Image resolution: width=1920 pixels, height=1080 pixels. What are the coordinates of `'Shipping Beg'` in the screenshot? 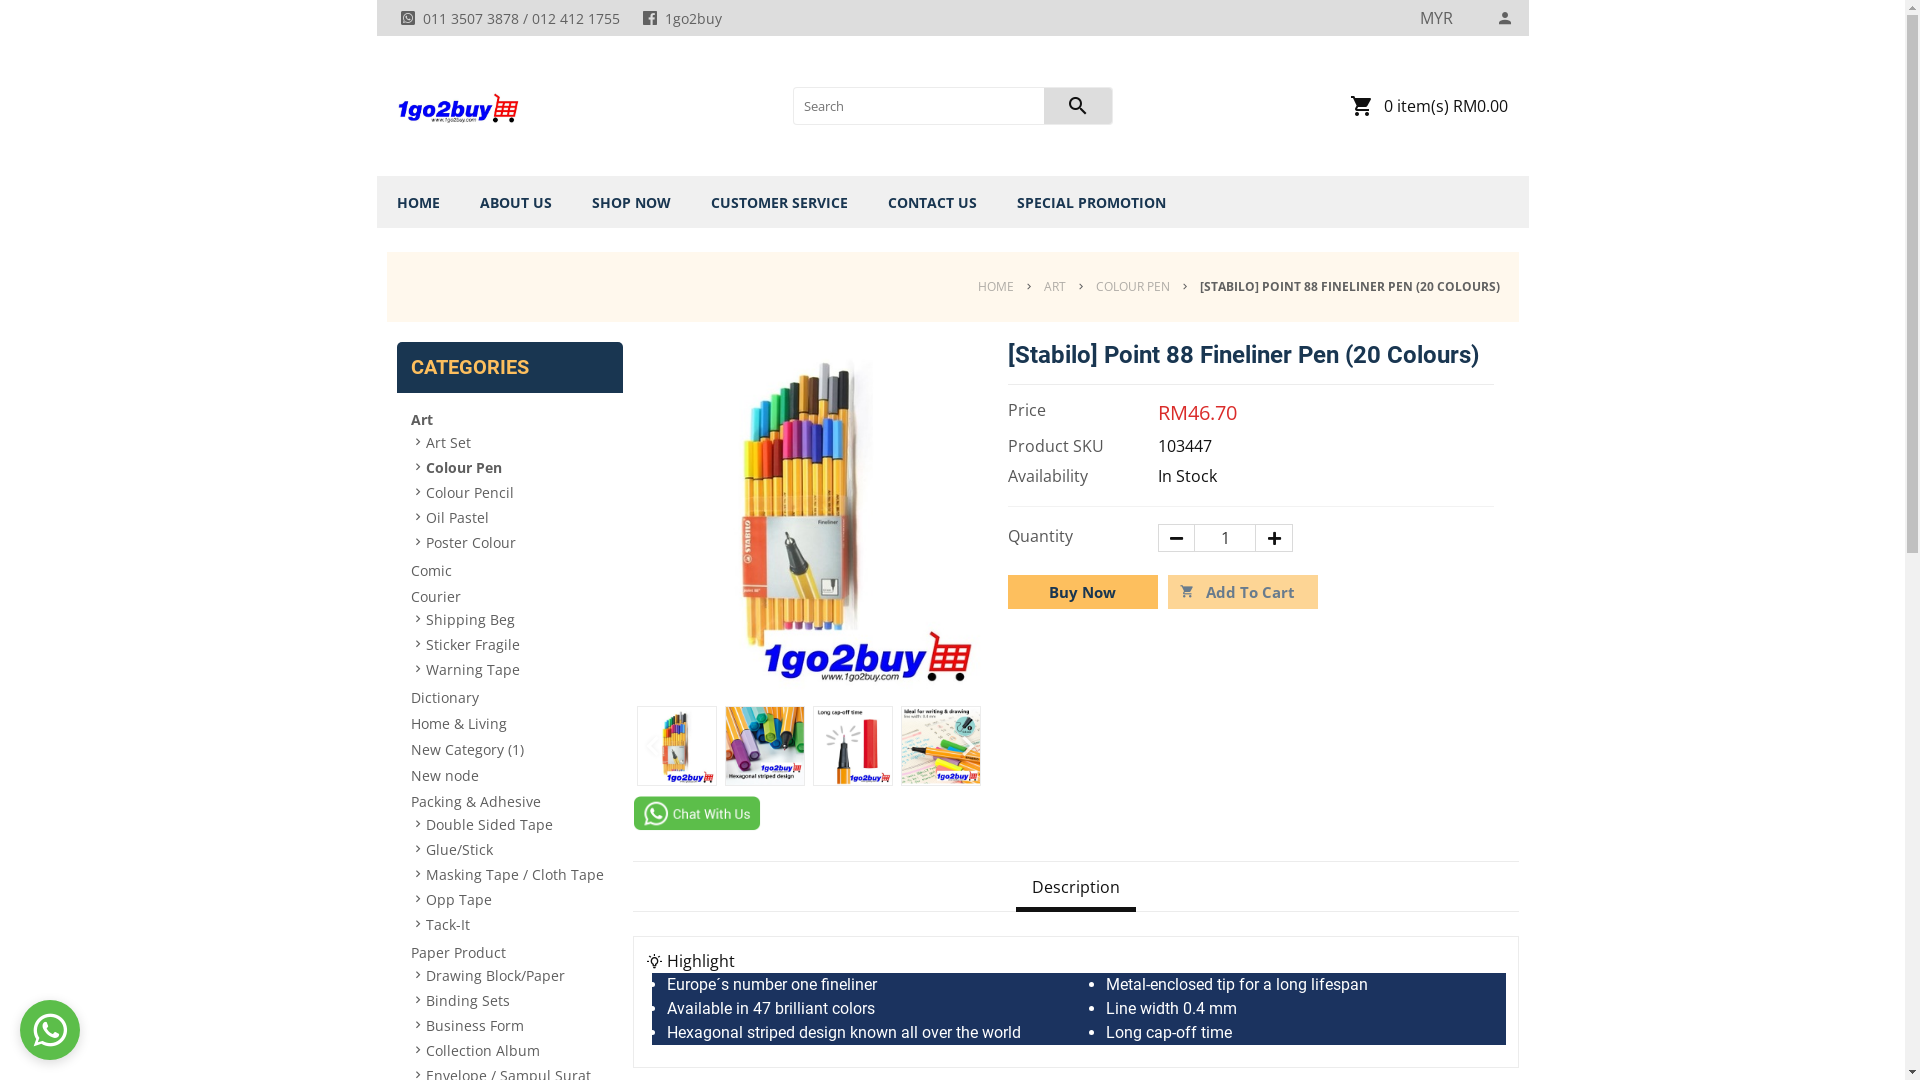 It's located at (517, 617).